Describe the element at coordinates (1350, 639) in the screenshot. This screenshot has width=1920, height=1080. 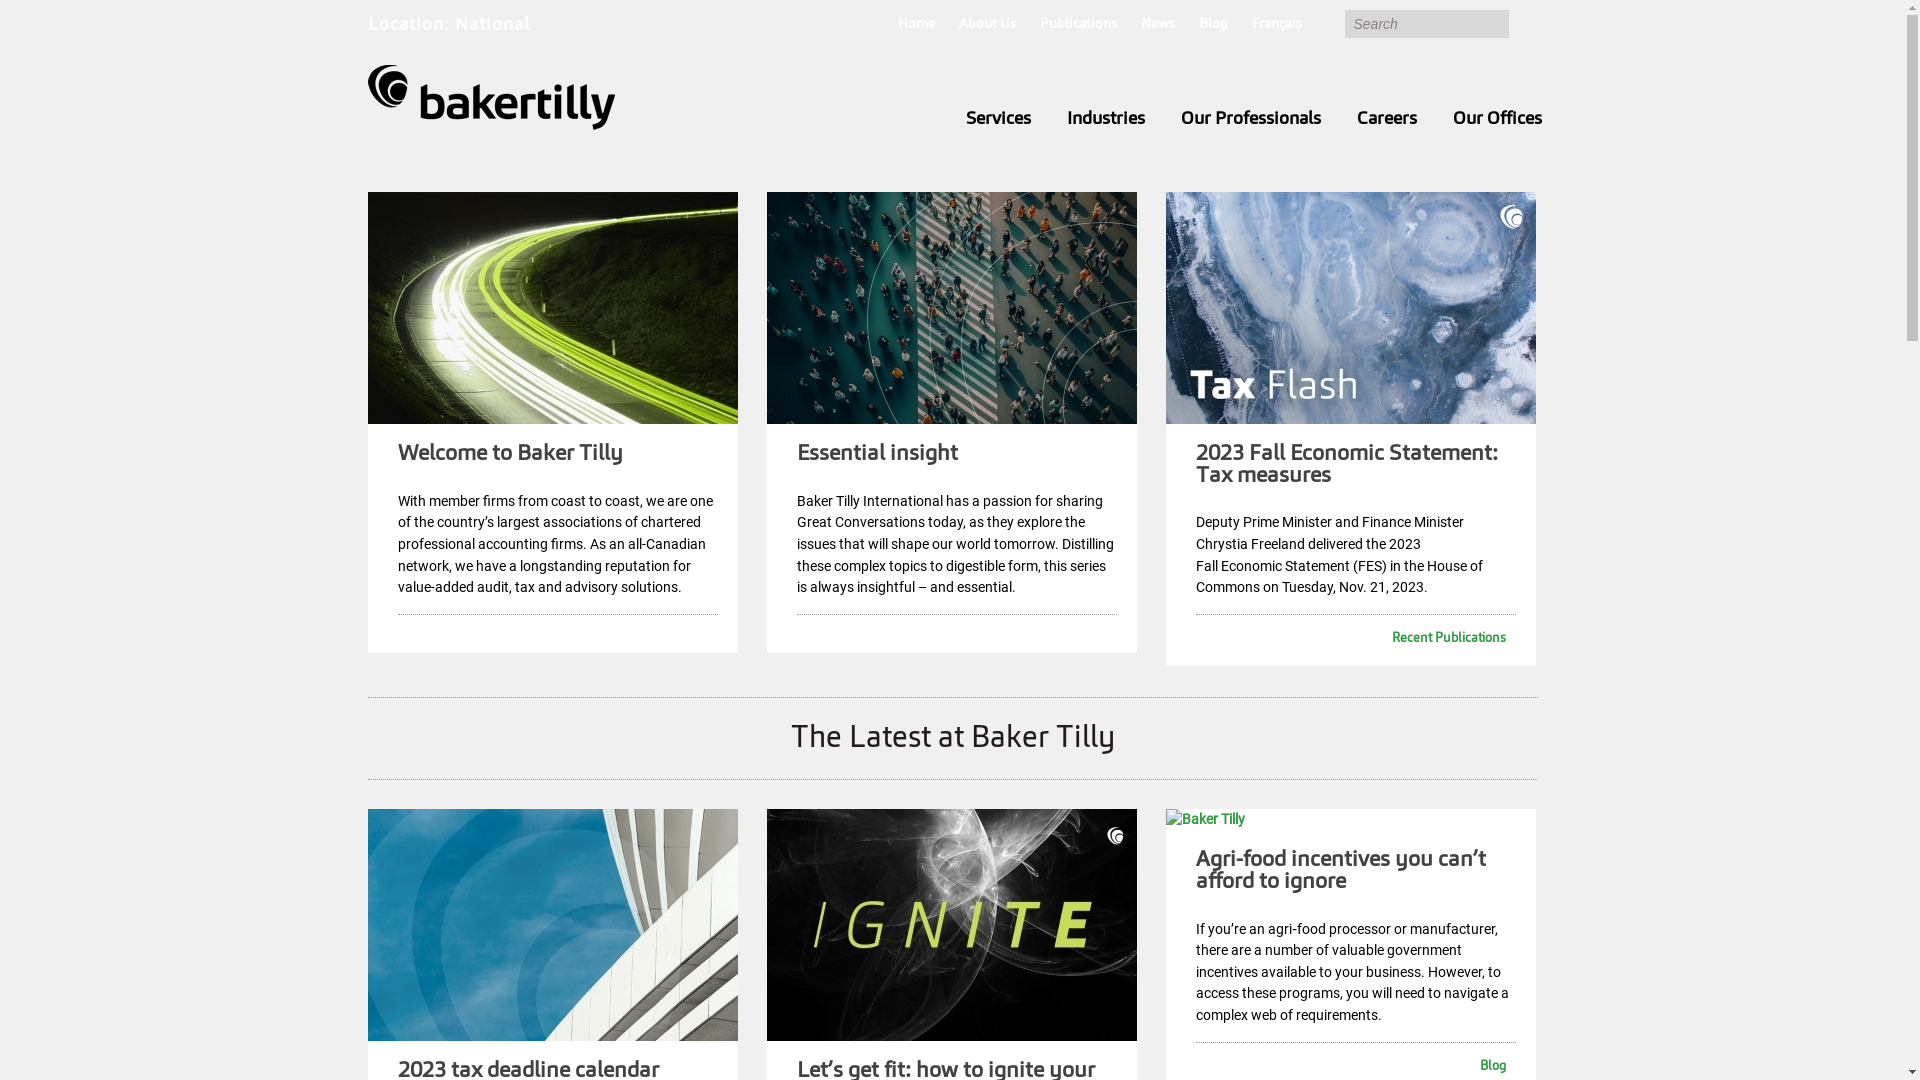
I see `'Recent Publications'` at that location.